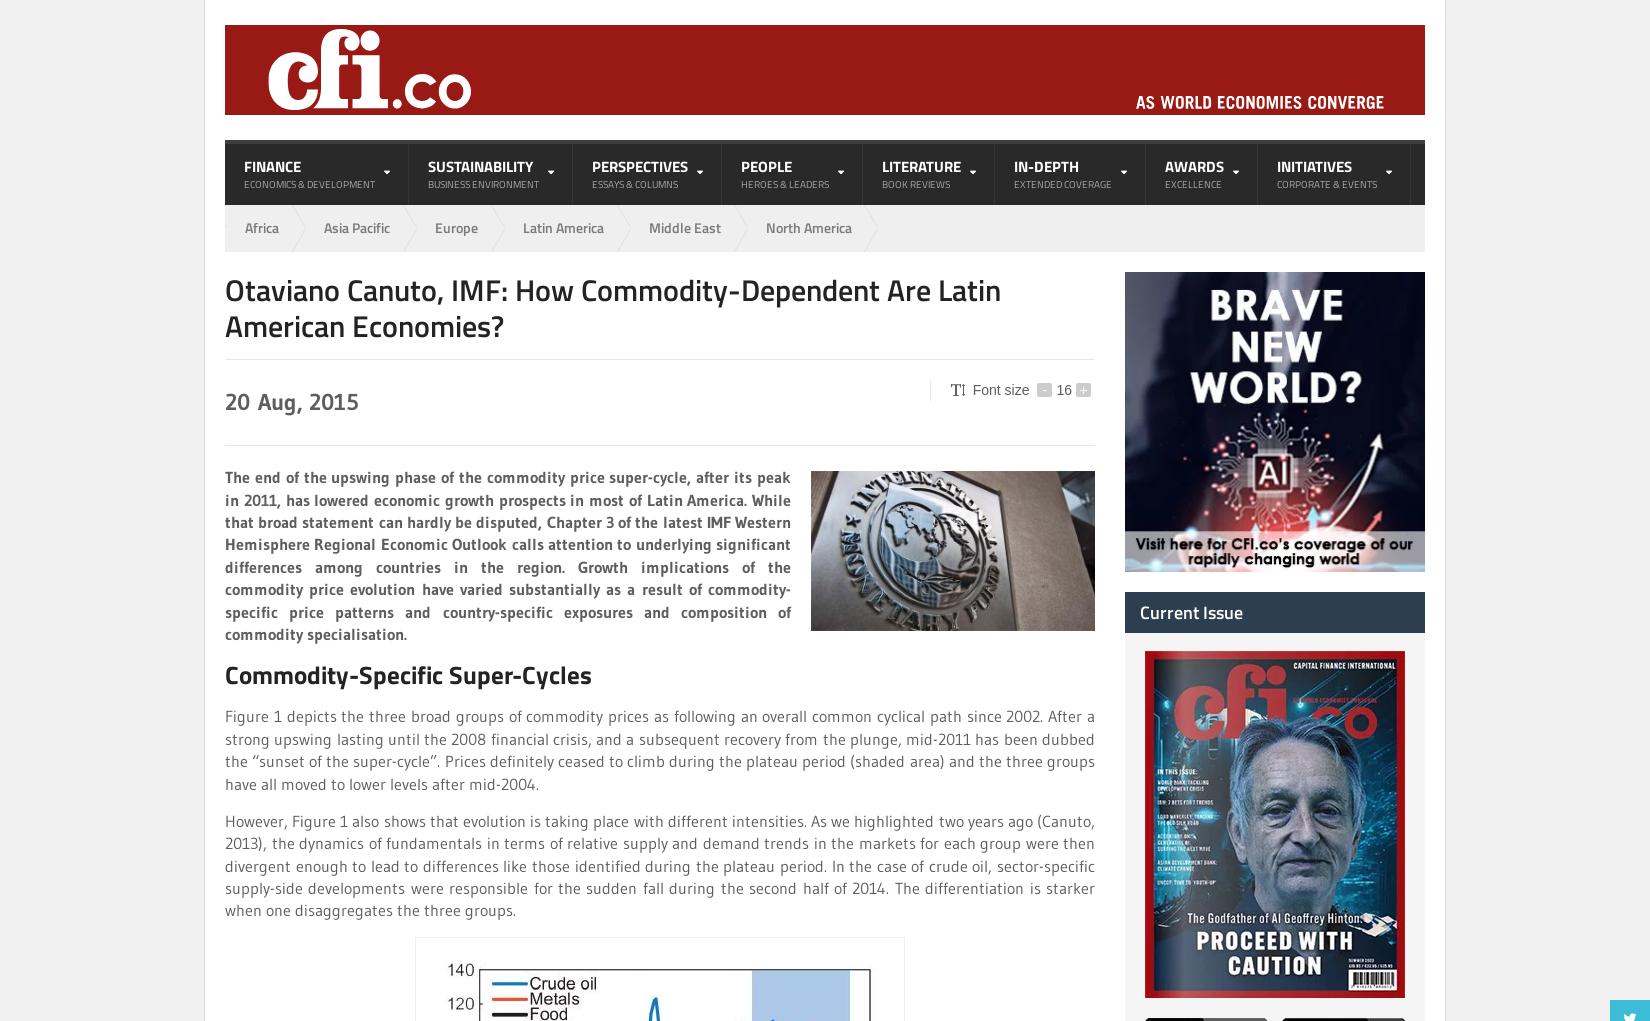 The width and height of the screenshot is (1650, 1021). What do you see at coordinates (764, 226) in the screenshot?
I see `'North America'` at bounding box center [764, 226].